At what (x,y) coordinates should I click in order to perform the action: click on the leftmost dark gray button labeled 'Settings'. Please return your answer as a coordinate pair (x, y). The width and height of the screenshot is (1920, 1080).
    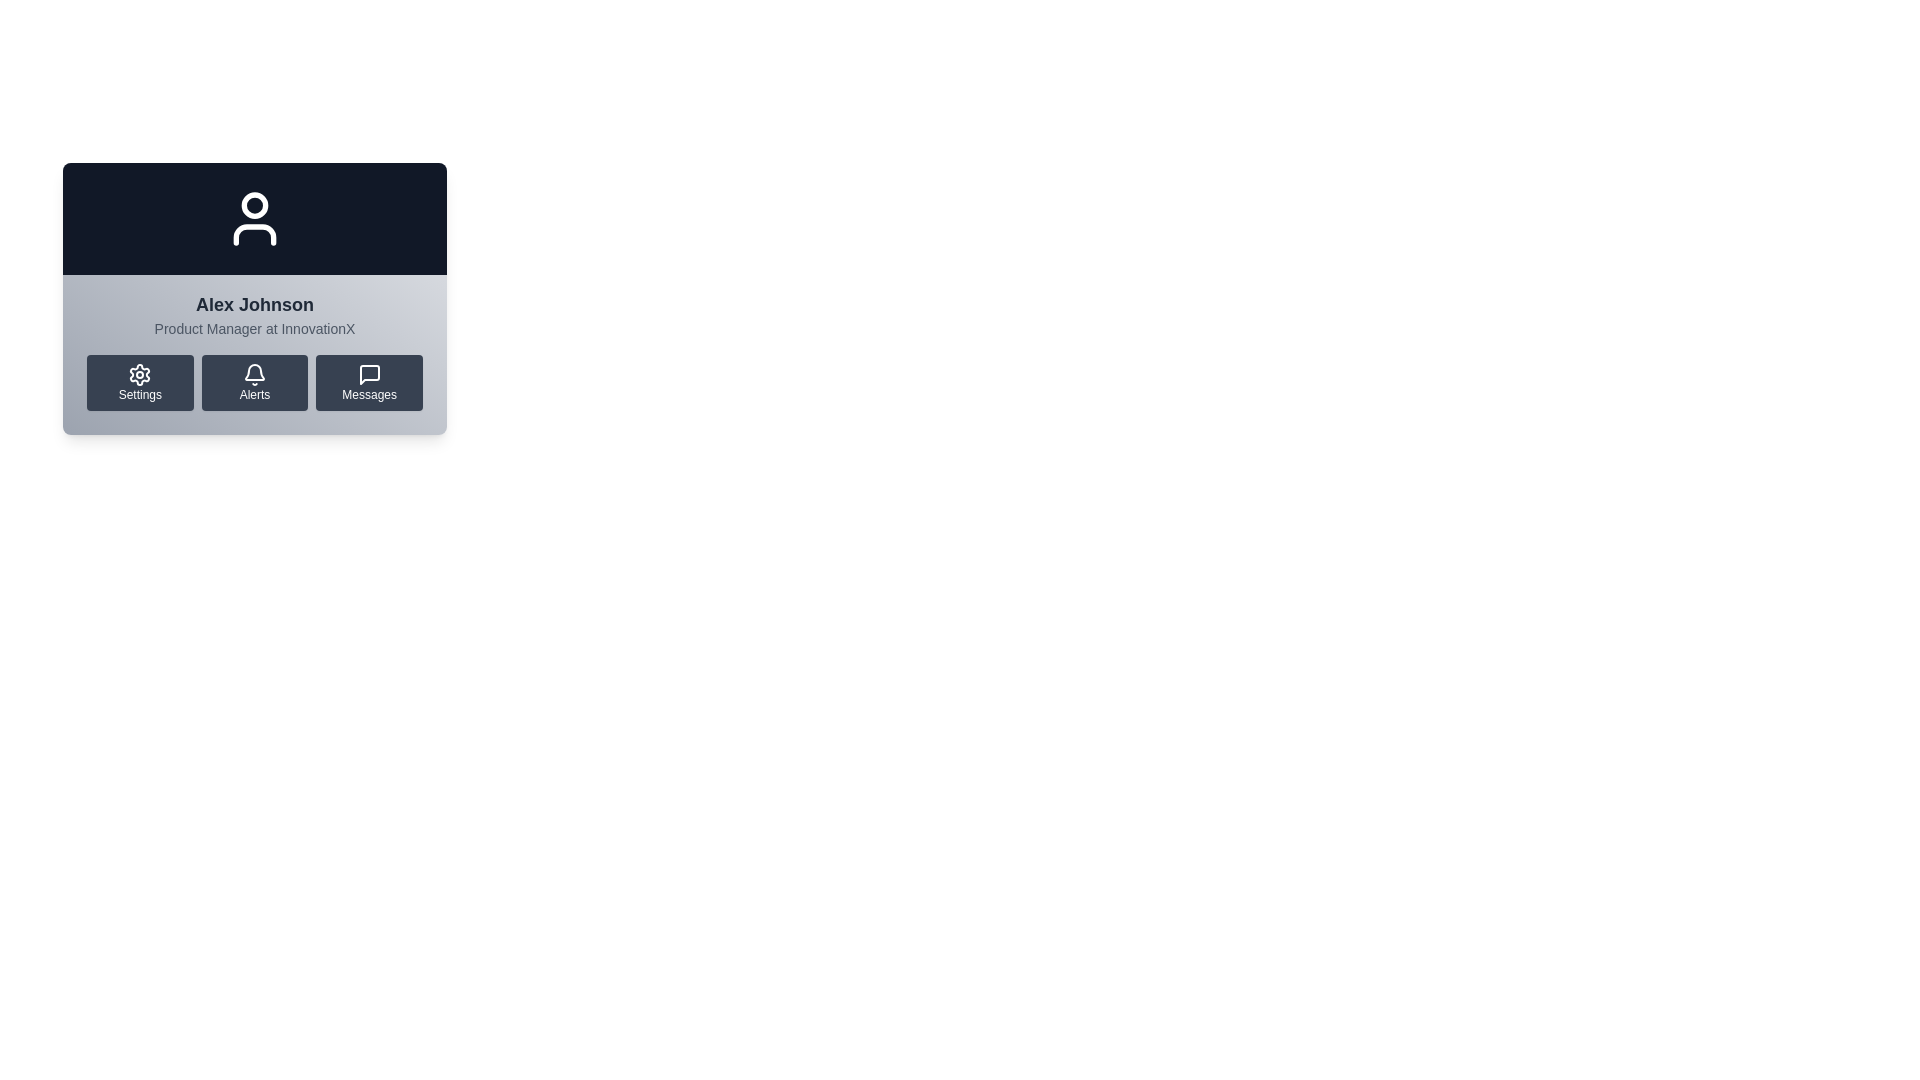
    Looking at the image, I should click on (139, 382).